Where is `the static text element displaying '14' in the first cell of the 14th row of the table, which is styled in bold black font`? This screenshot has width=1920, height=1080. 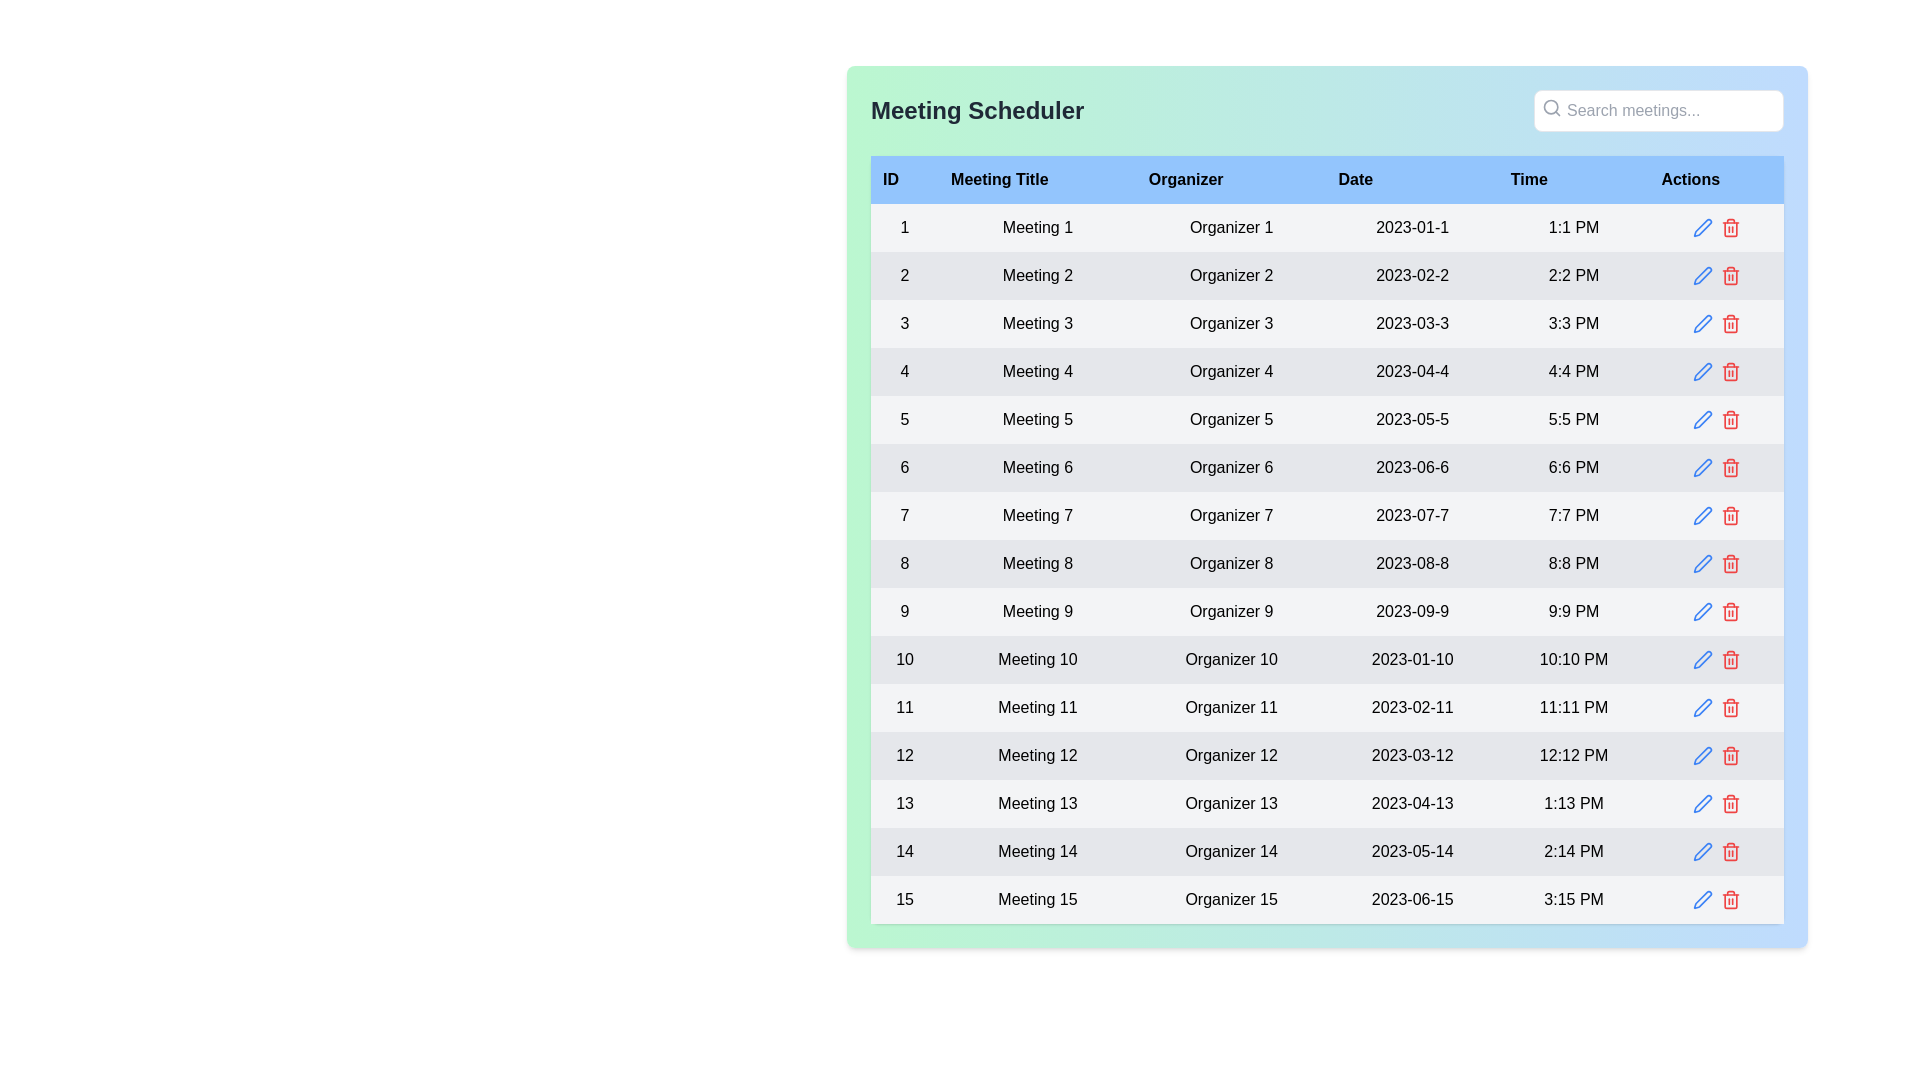
the static text element displaying '14' in the first cell of the 14th row of the table, which is styled in bold black font is located at coordinates (904, 852).